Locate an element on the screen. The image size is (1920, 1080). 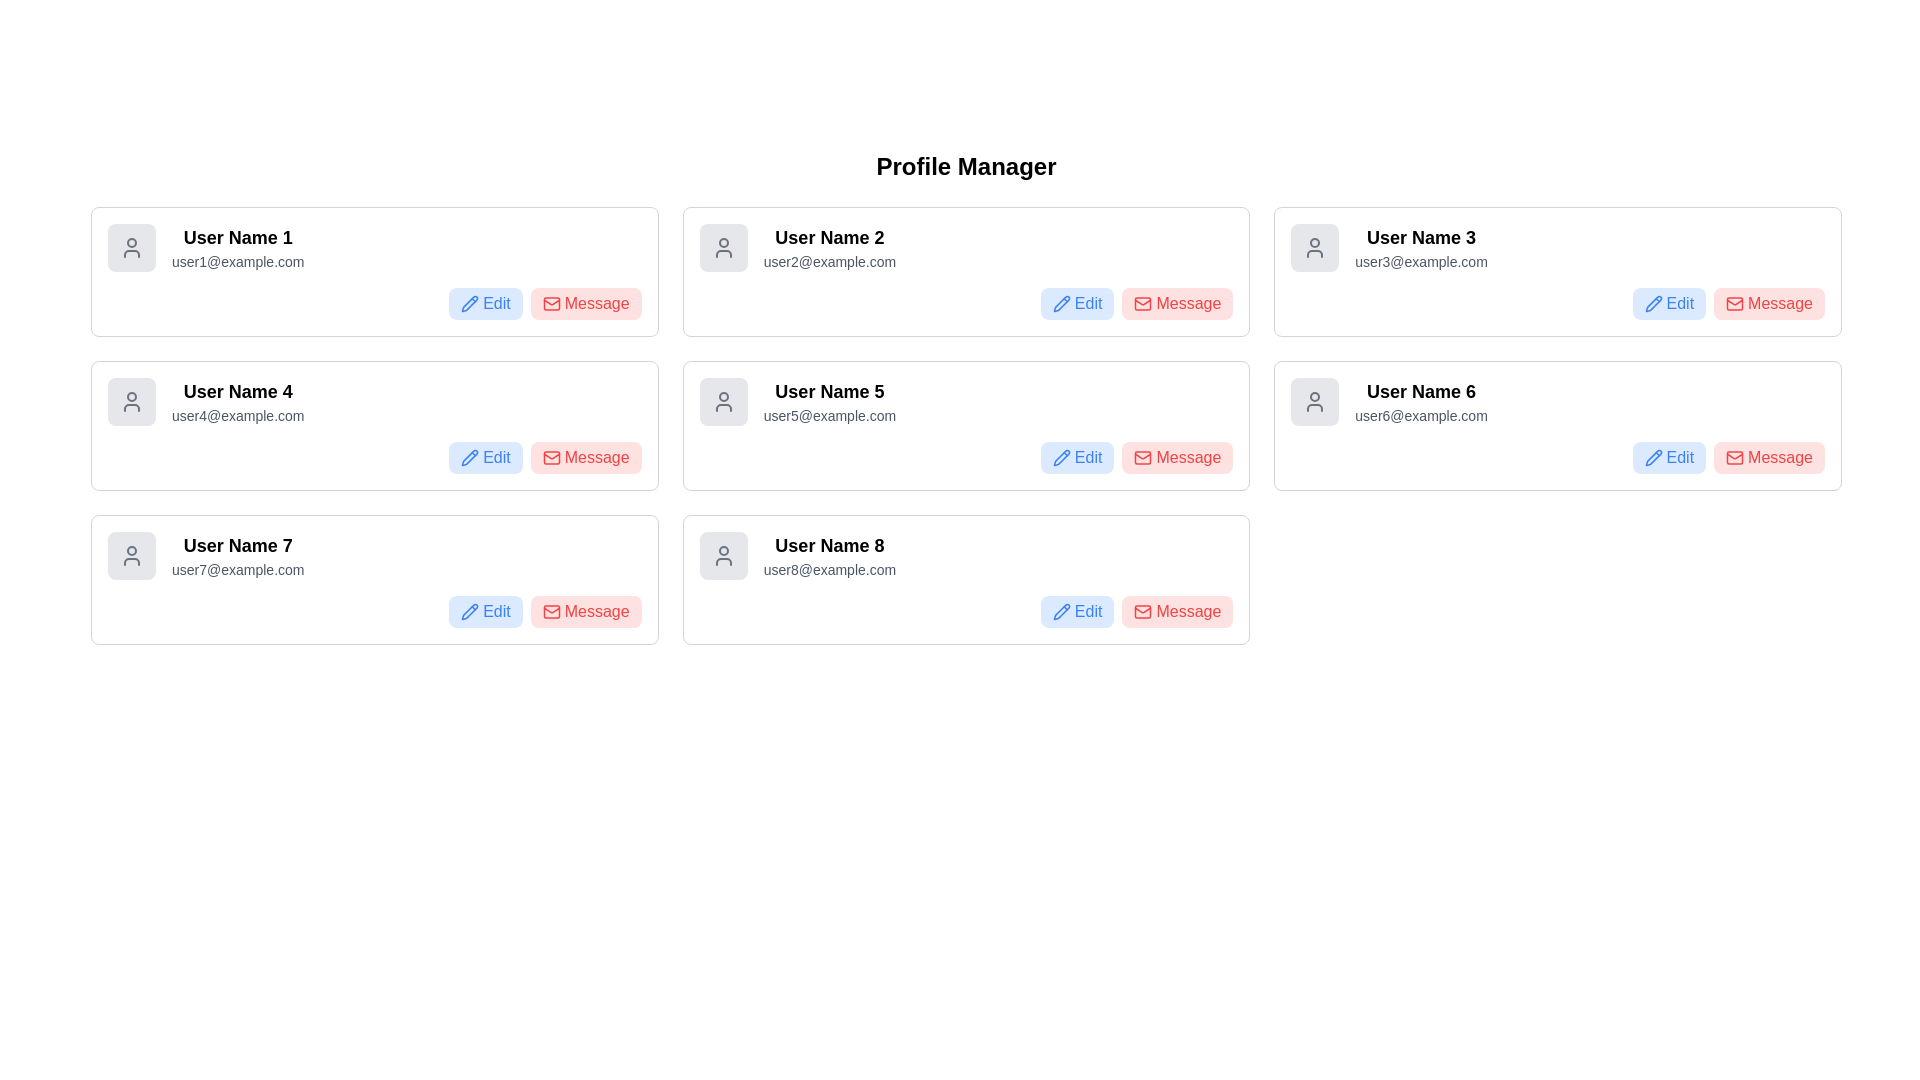
the 'Edit' button with a light blue background and blue text, located to the left of the 'Message' button for 'User Name 4', to initiate editing is located at coordinates (485, 458).